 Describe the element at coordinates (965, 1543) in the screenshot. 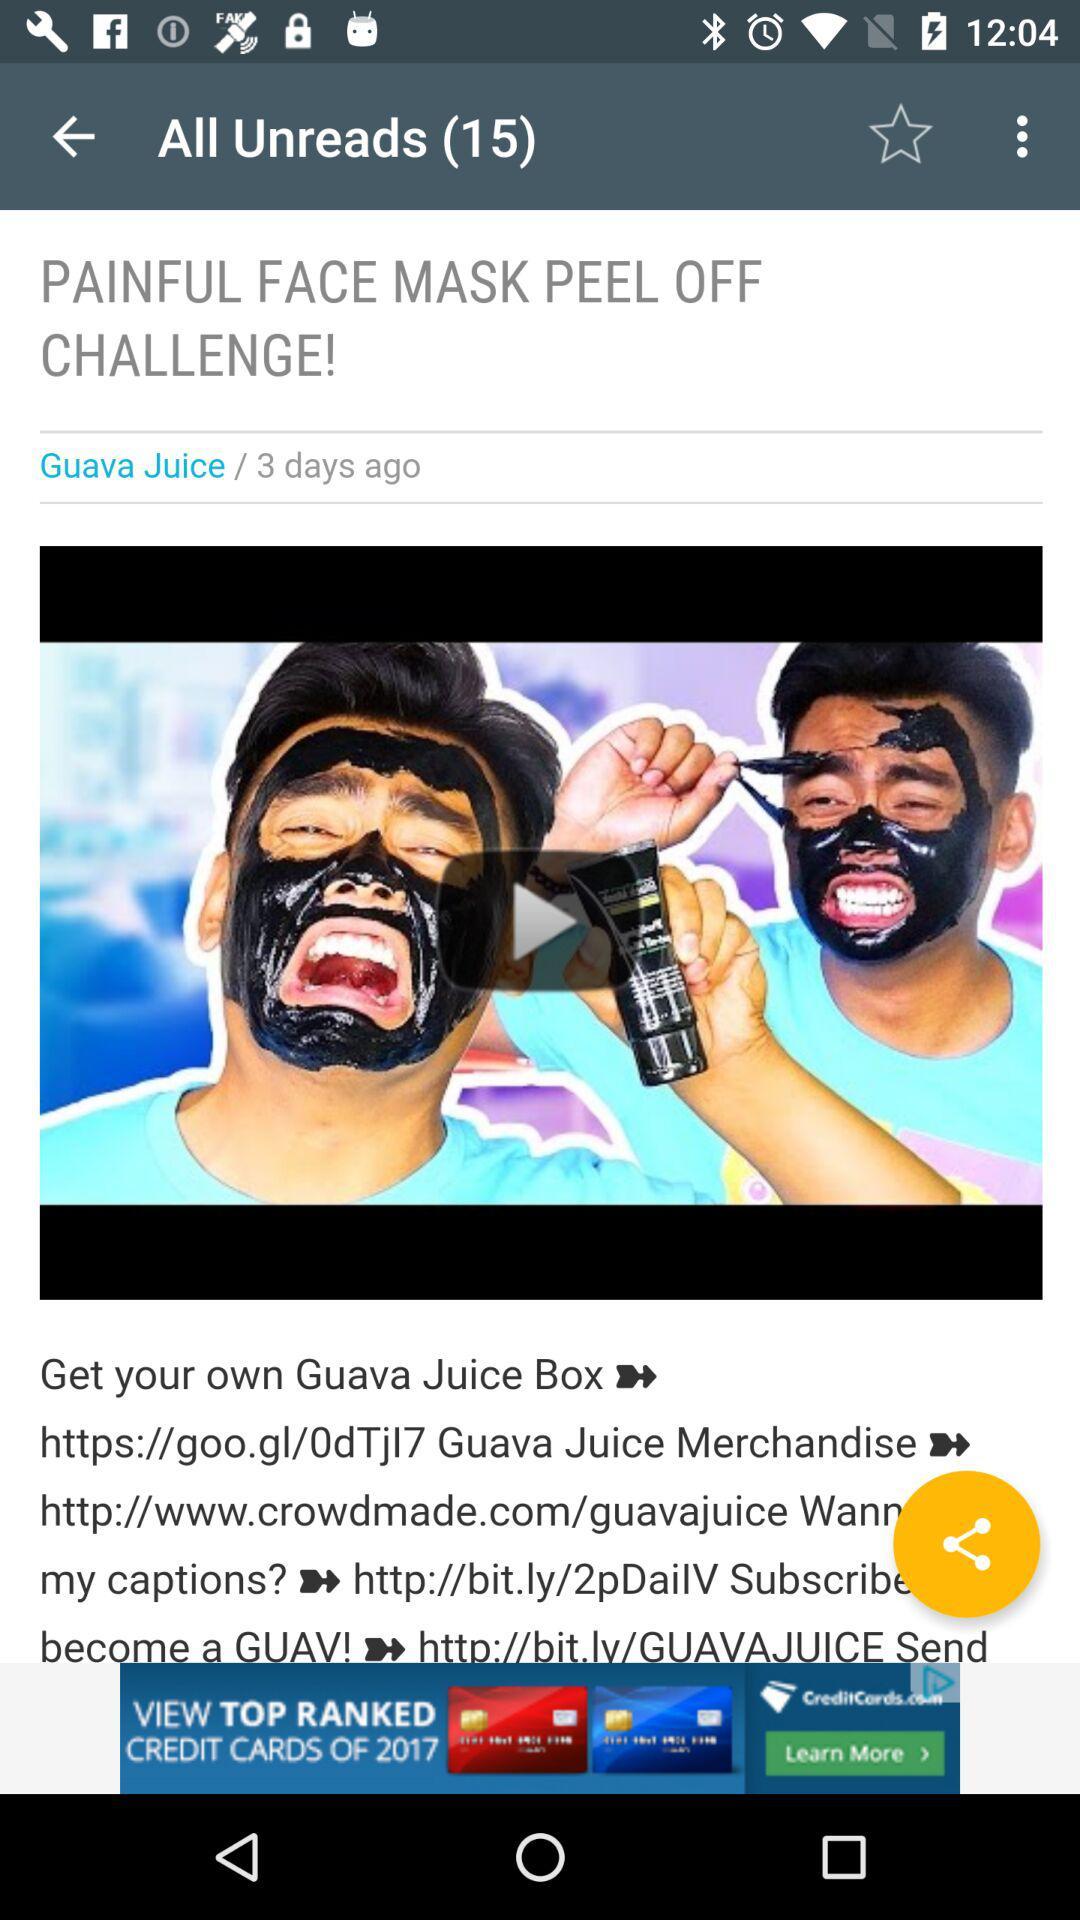

I see `share link` at that location.